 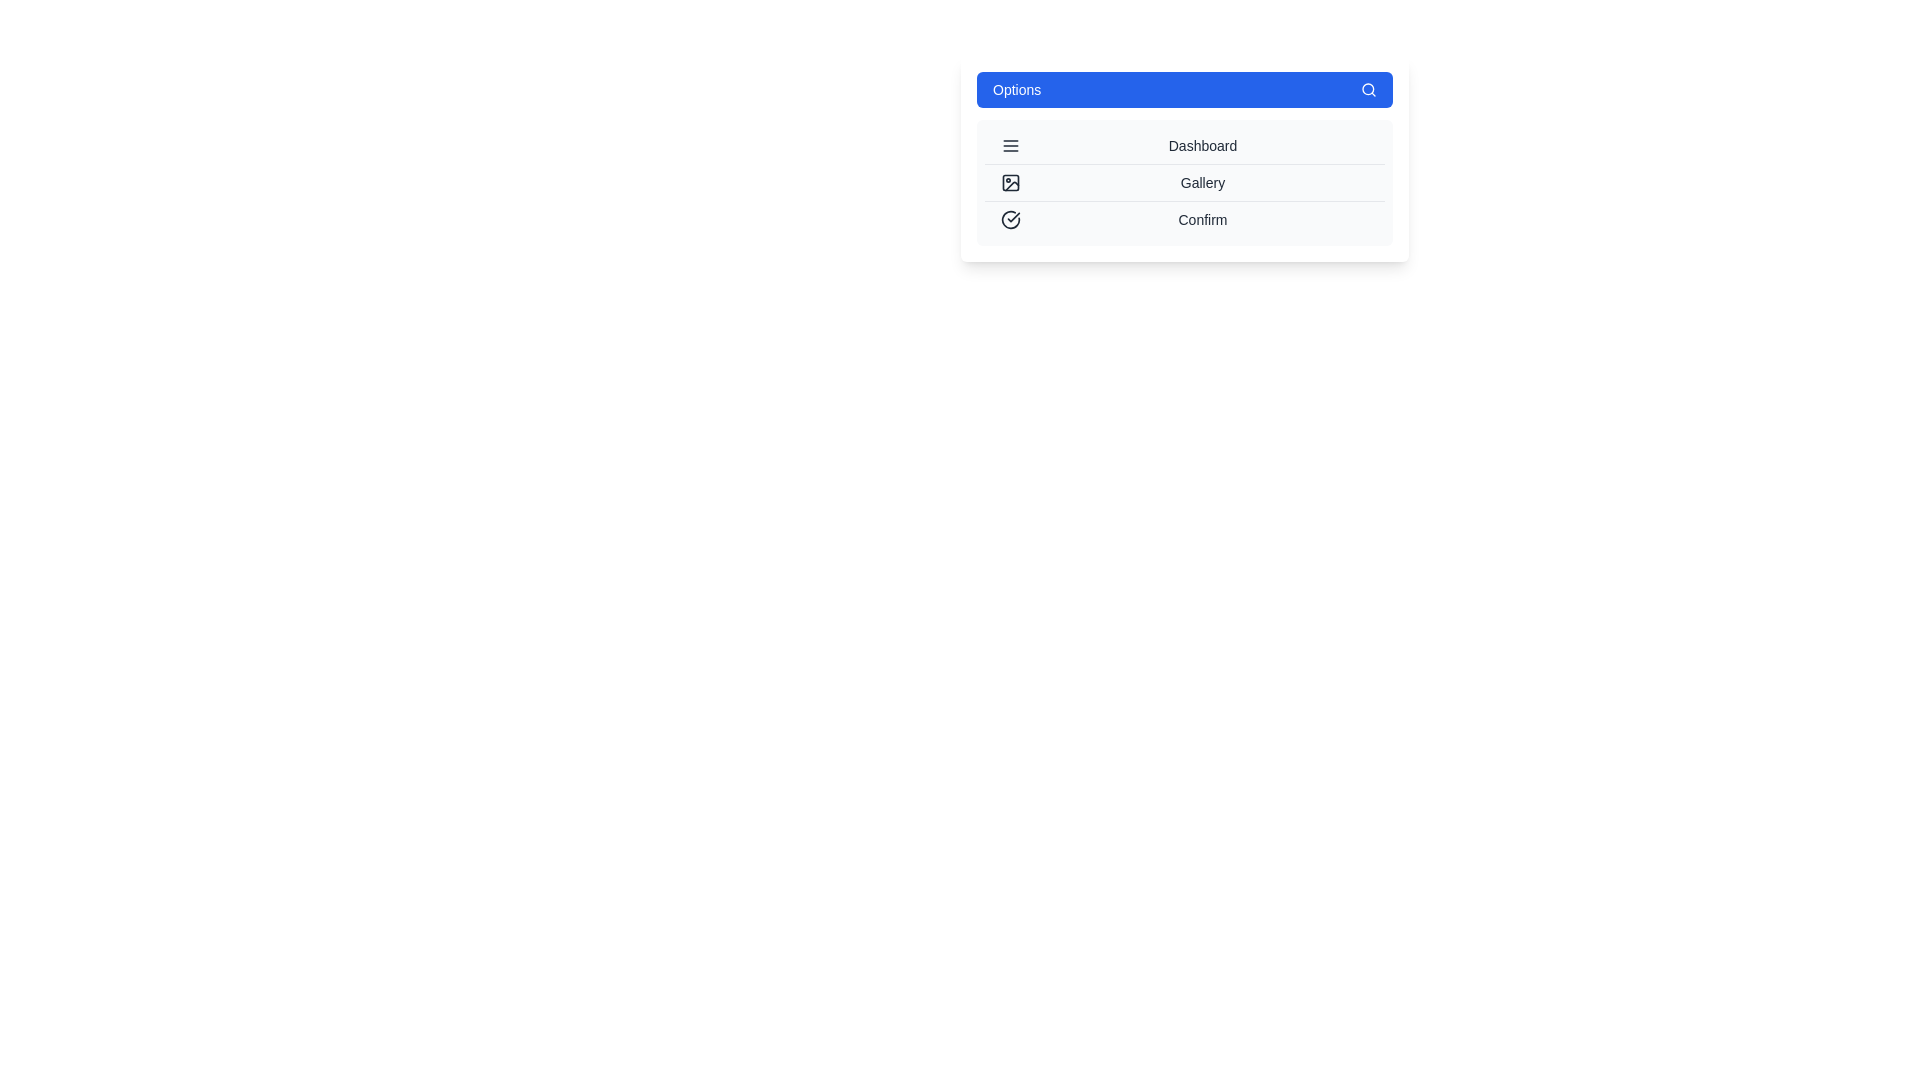 What do you see at coordinates (1011, 219) in the screenshot?
I see `the icon corresponding to the menu item Confirm` at bounding box center [1011, 219].